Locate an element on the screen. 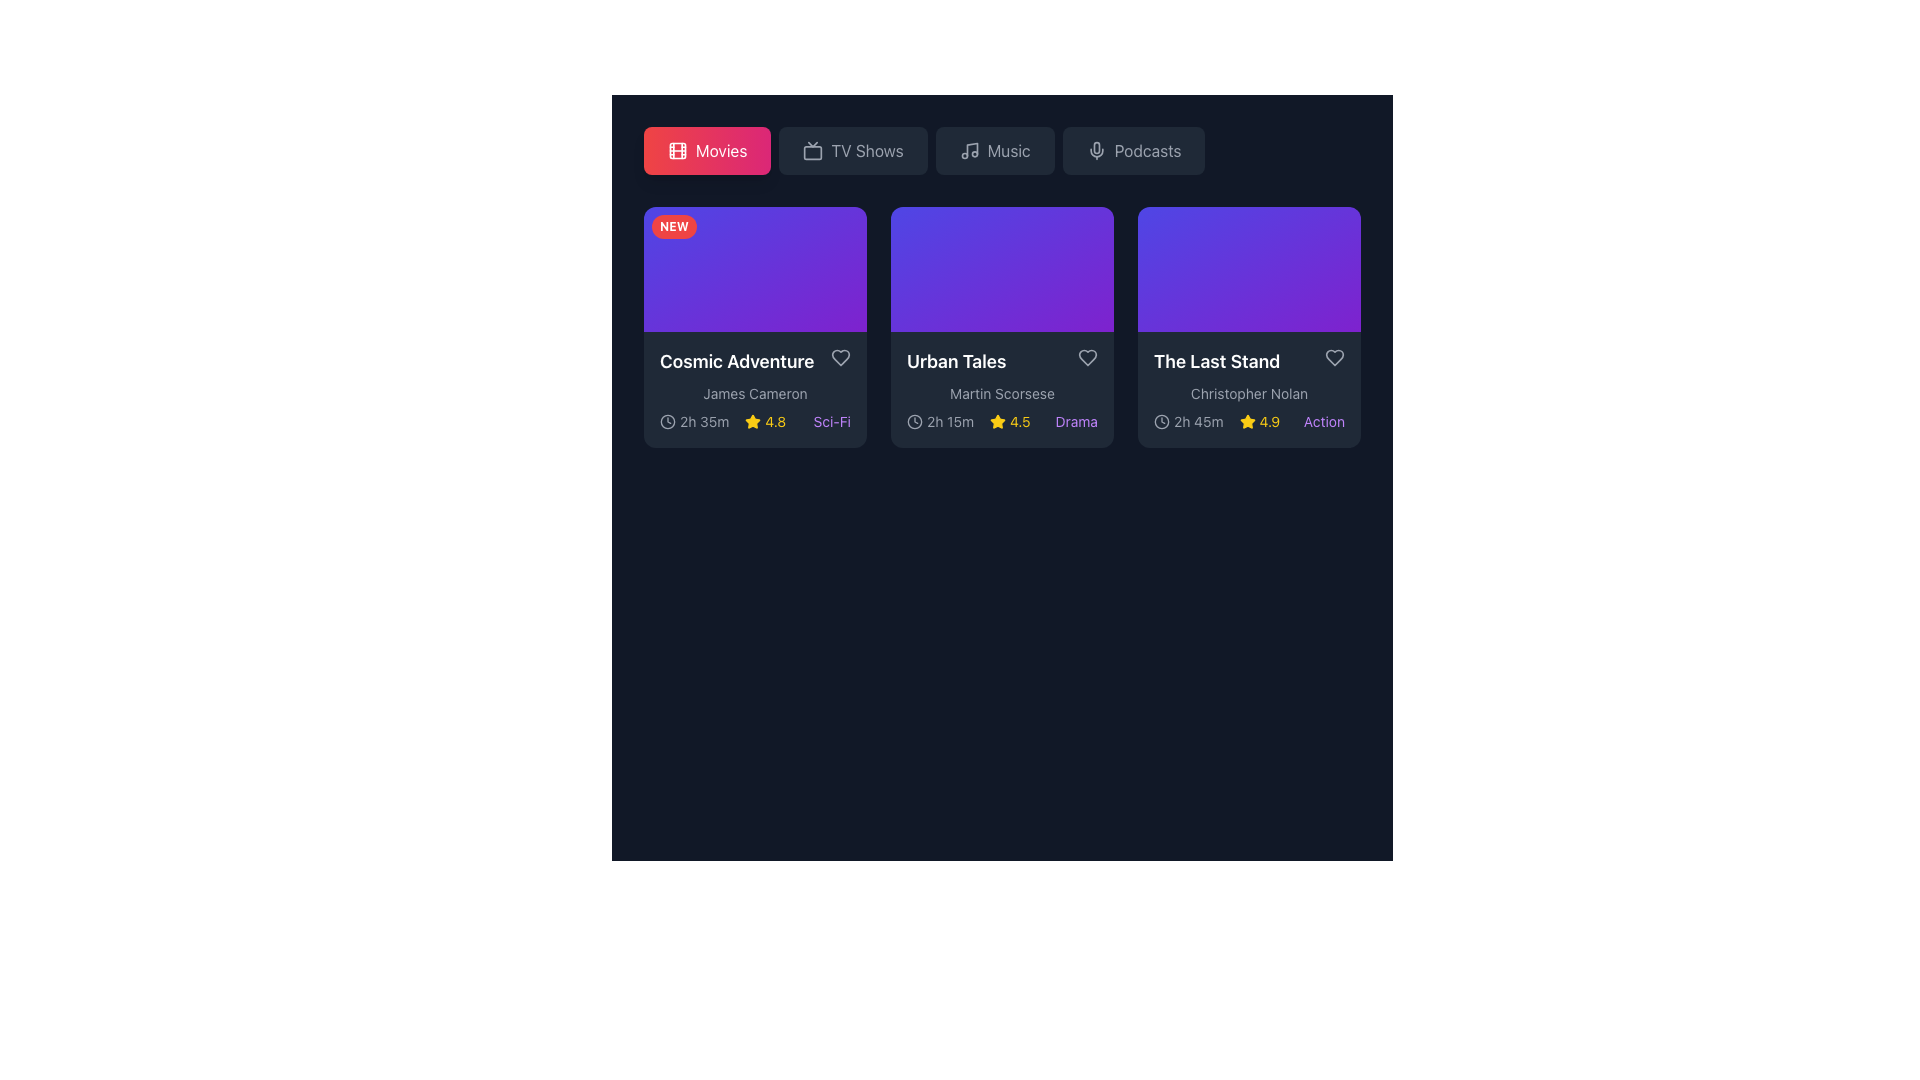  the musical note icon located in the navigation bar, which is inside the button labeled 'Music' and has a gray outline is located at coordinates (969, 149).